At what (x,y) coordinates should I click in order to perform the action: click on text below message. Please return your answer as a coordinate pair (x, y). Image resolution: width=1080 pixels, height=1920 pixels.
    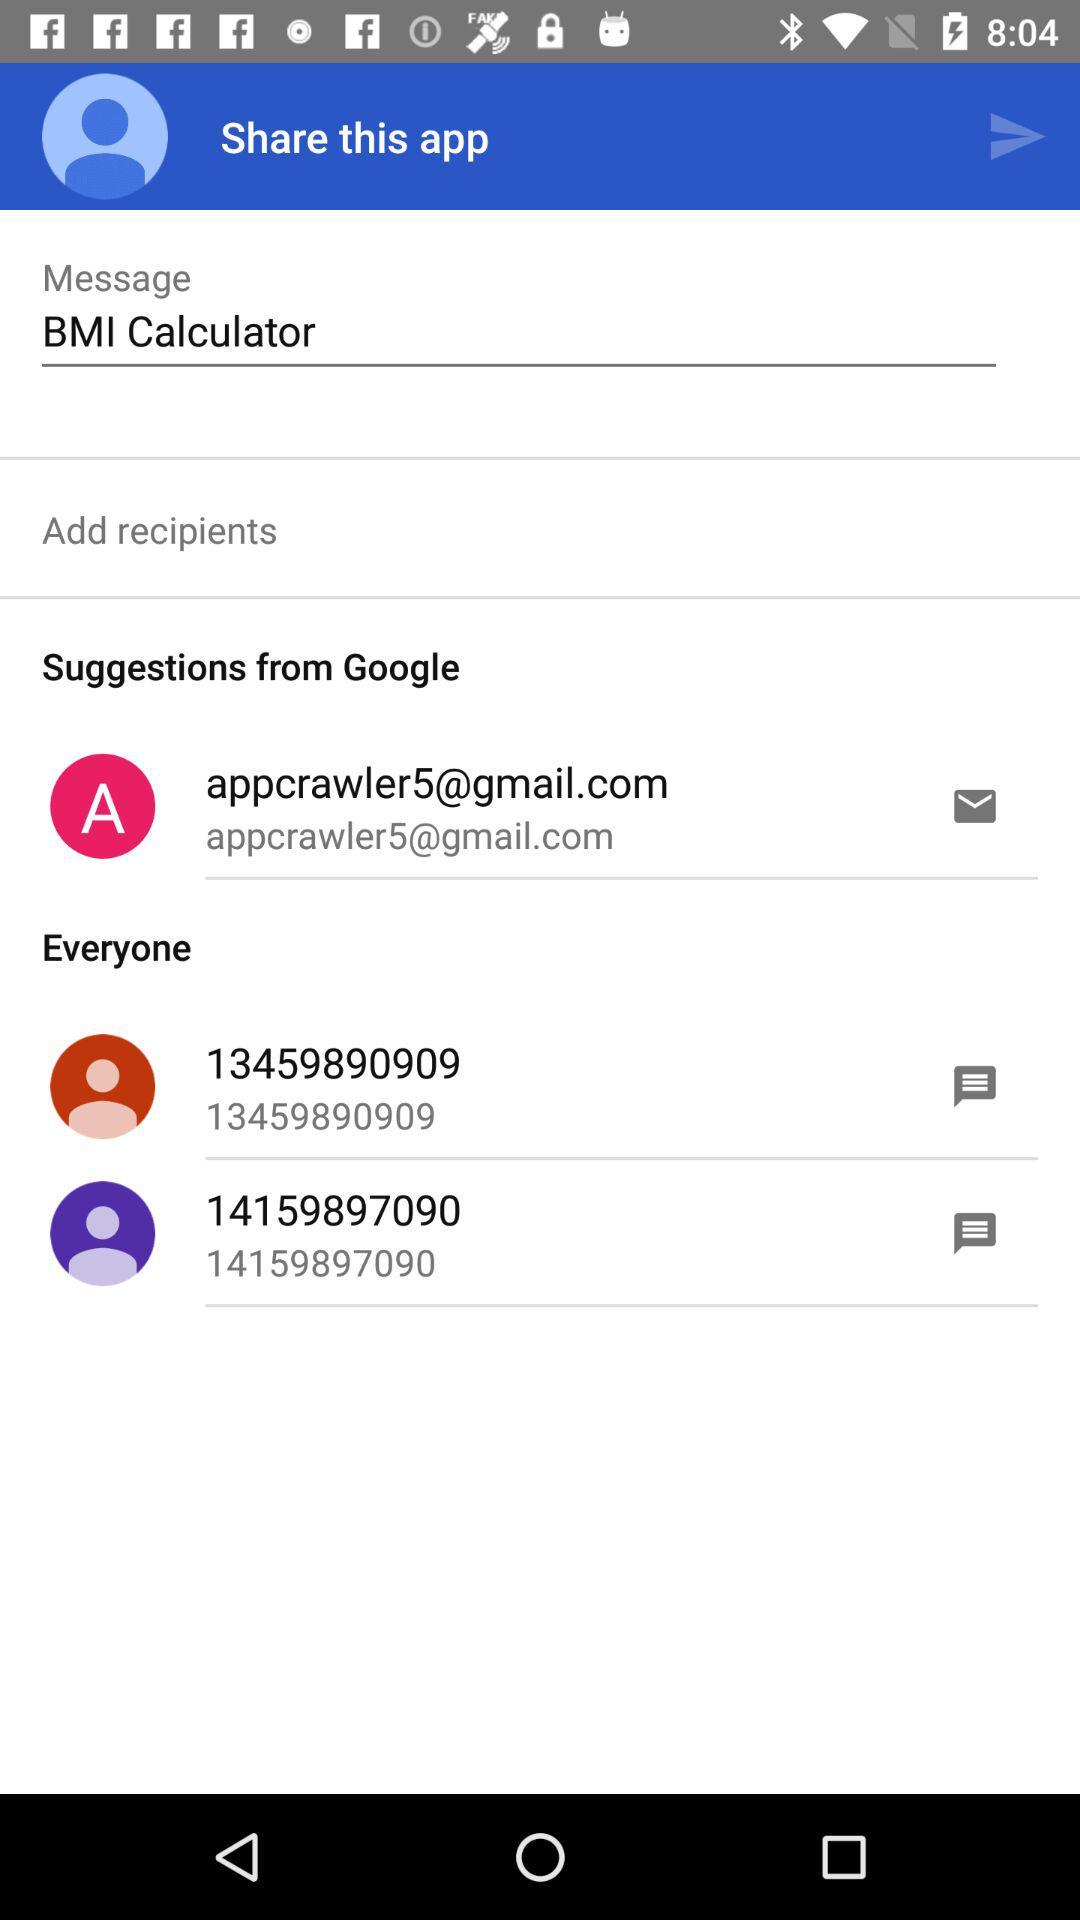
    Looking at the image, I should click on (518, 330).